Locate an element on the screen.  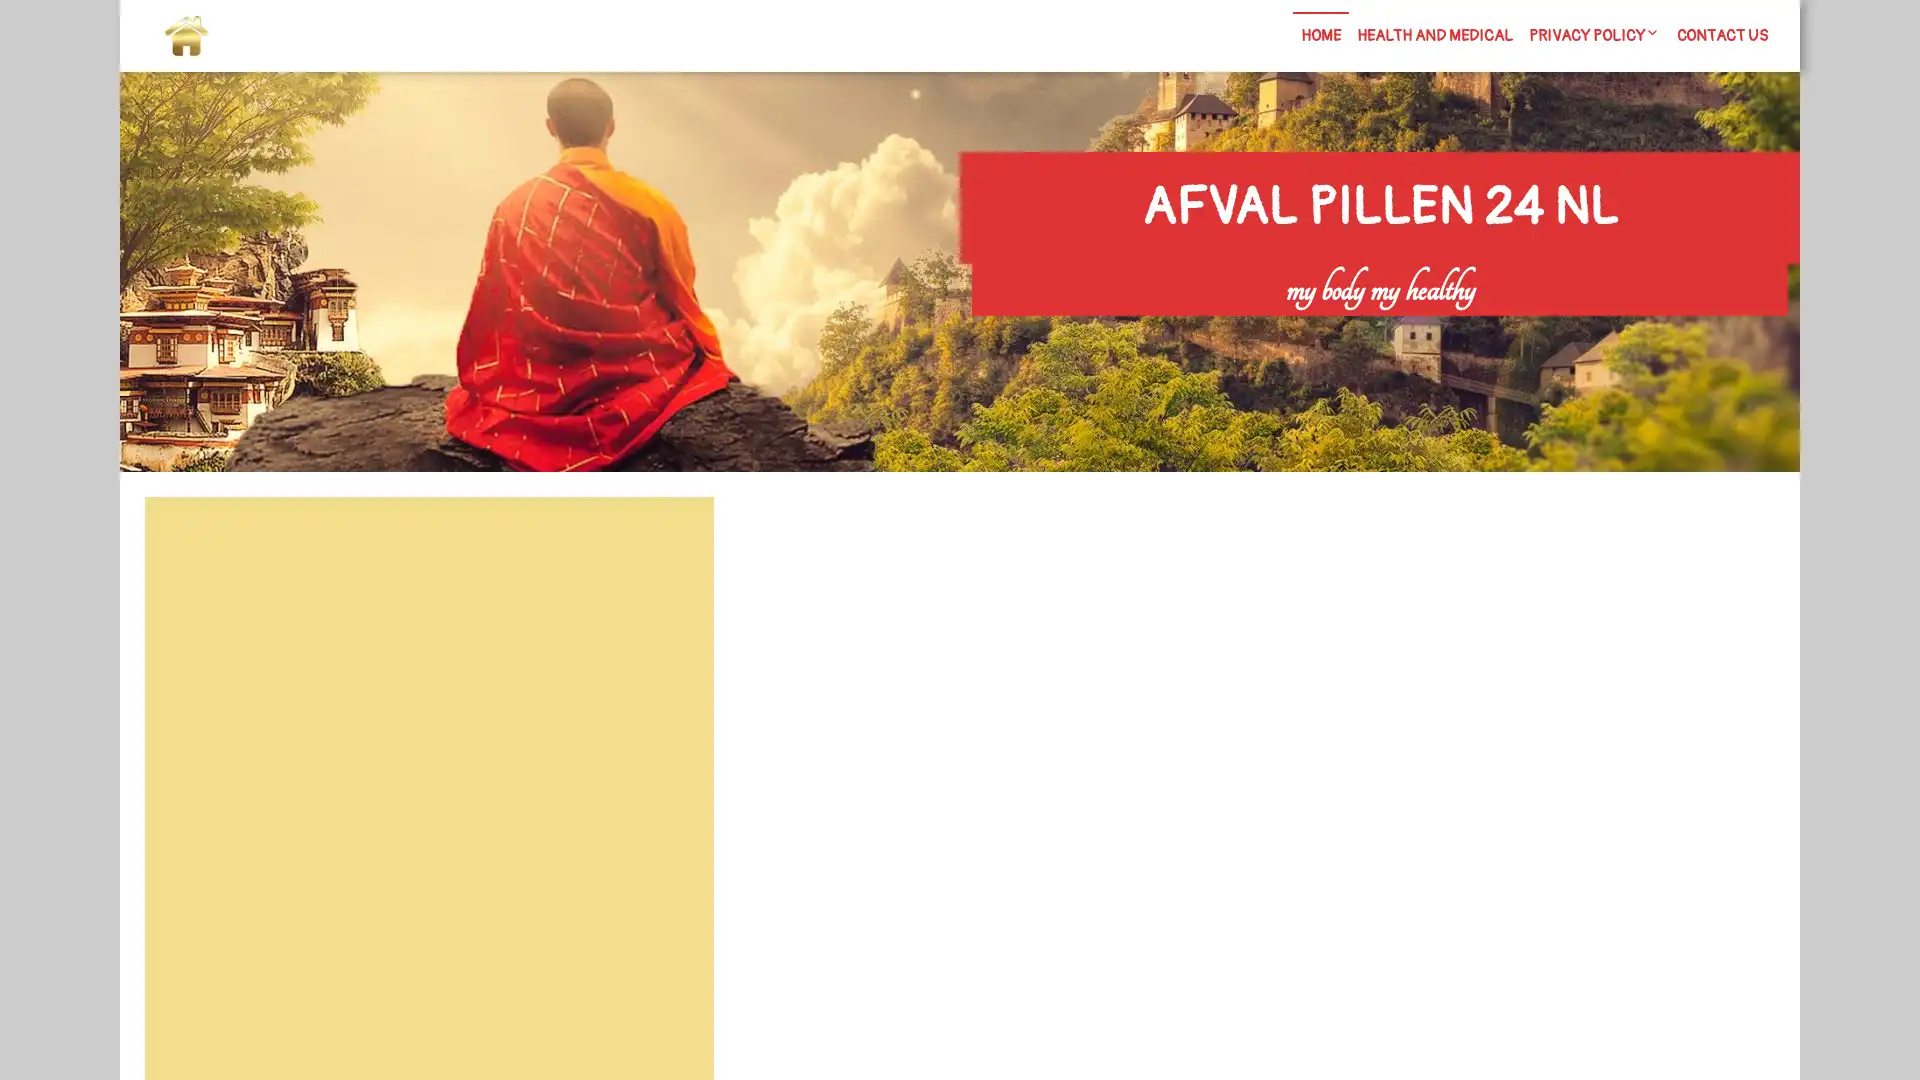
Search is located at coordinates (667, 545).